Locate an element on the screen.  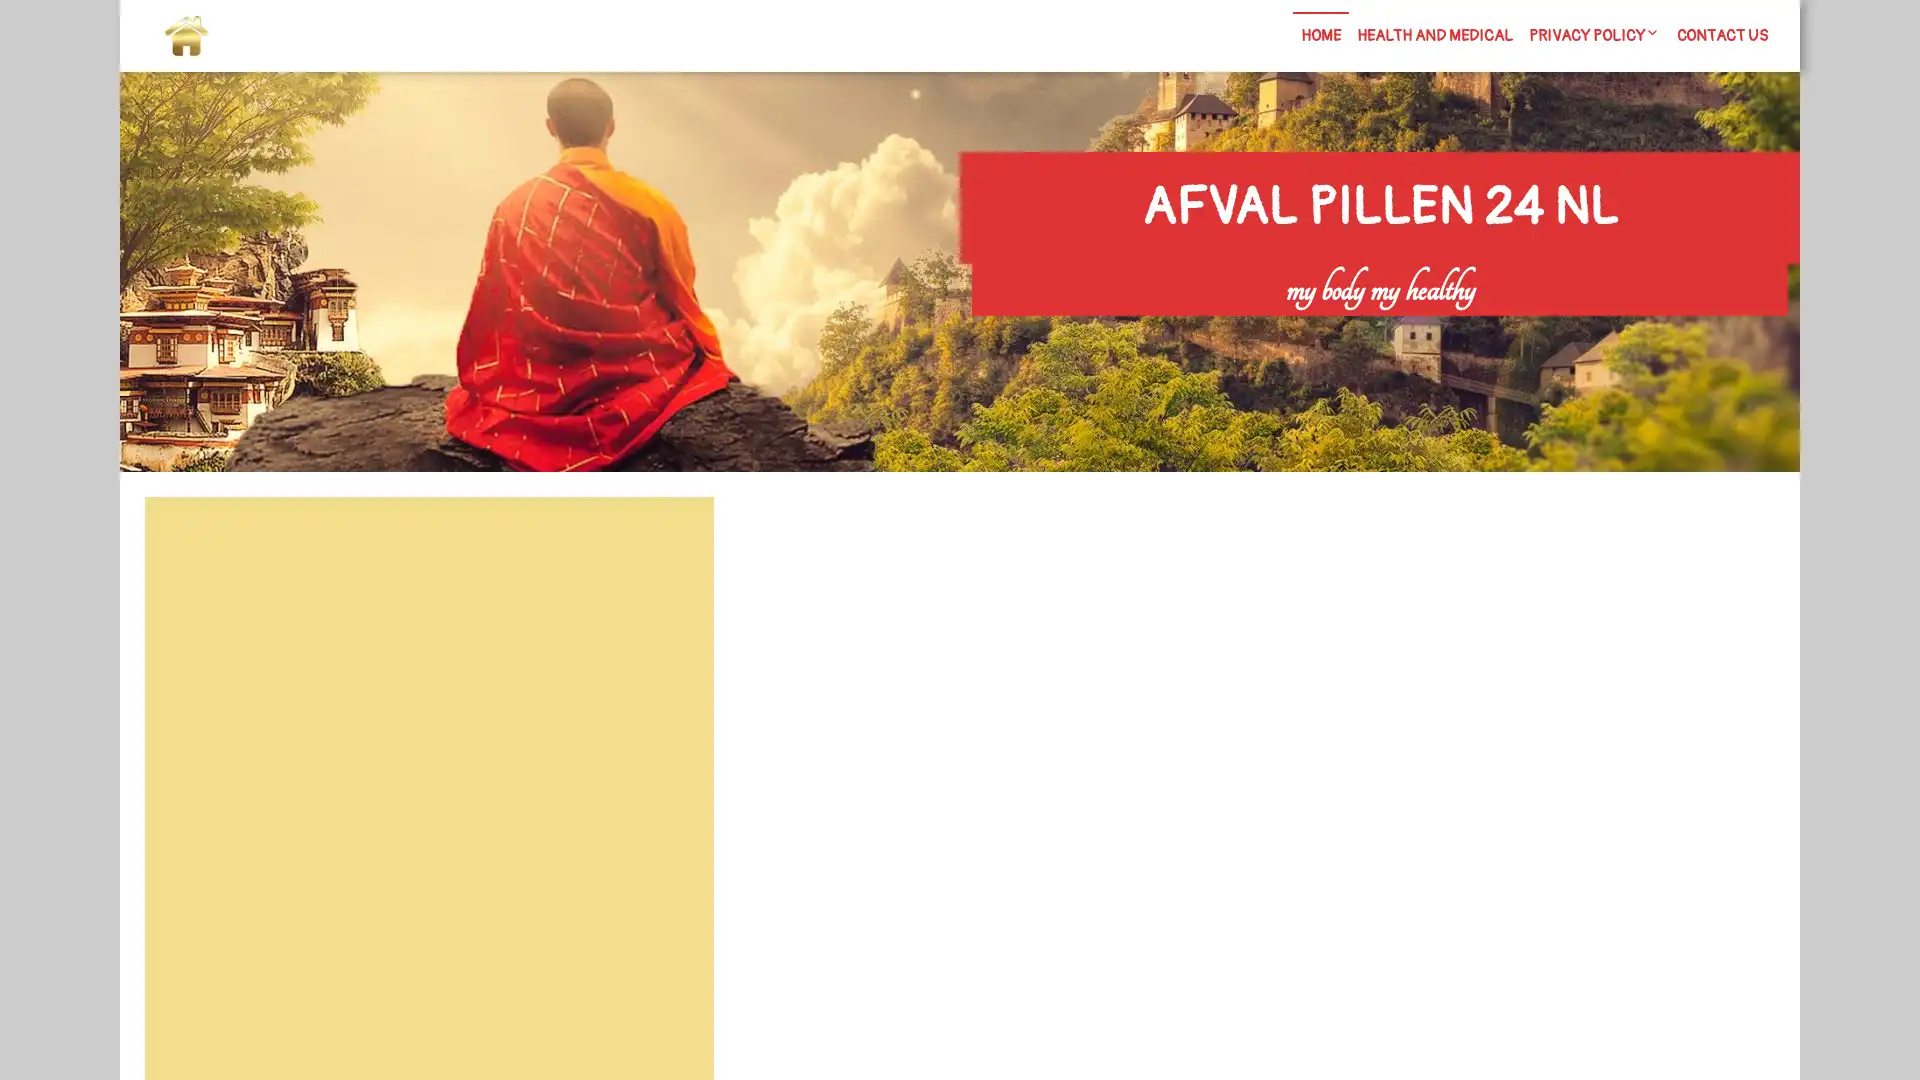
Search is located at coordinates (667, 545).